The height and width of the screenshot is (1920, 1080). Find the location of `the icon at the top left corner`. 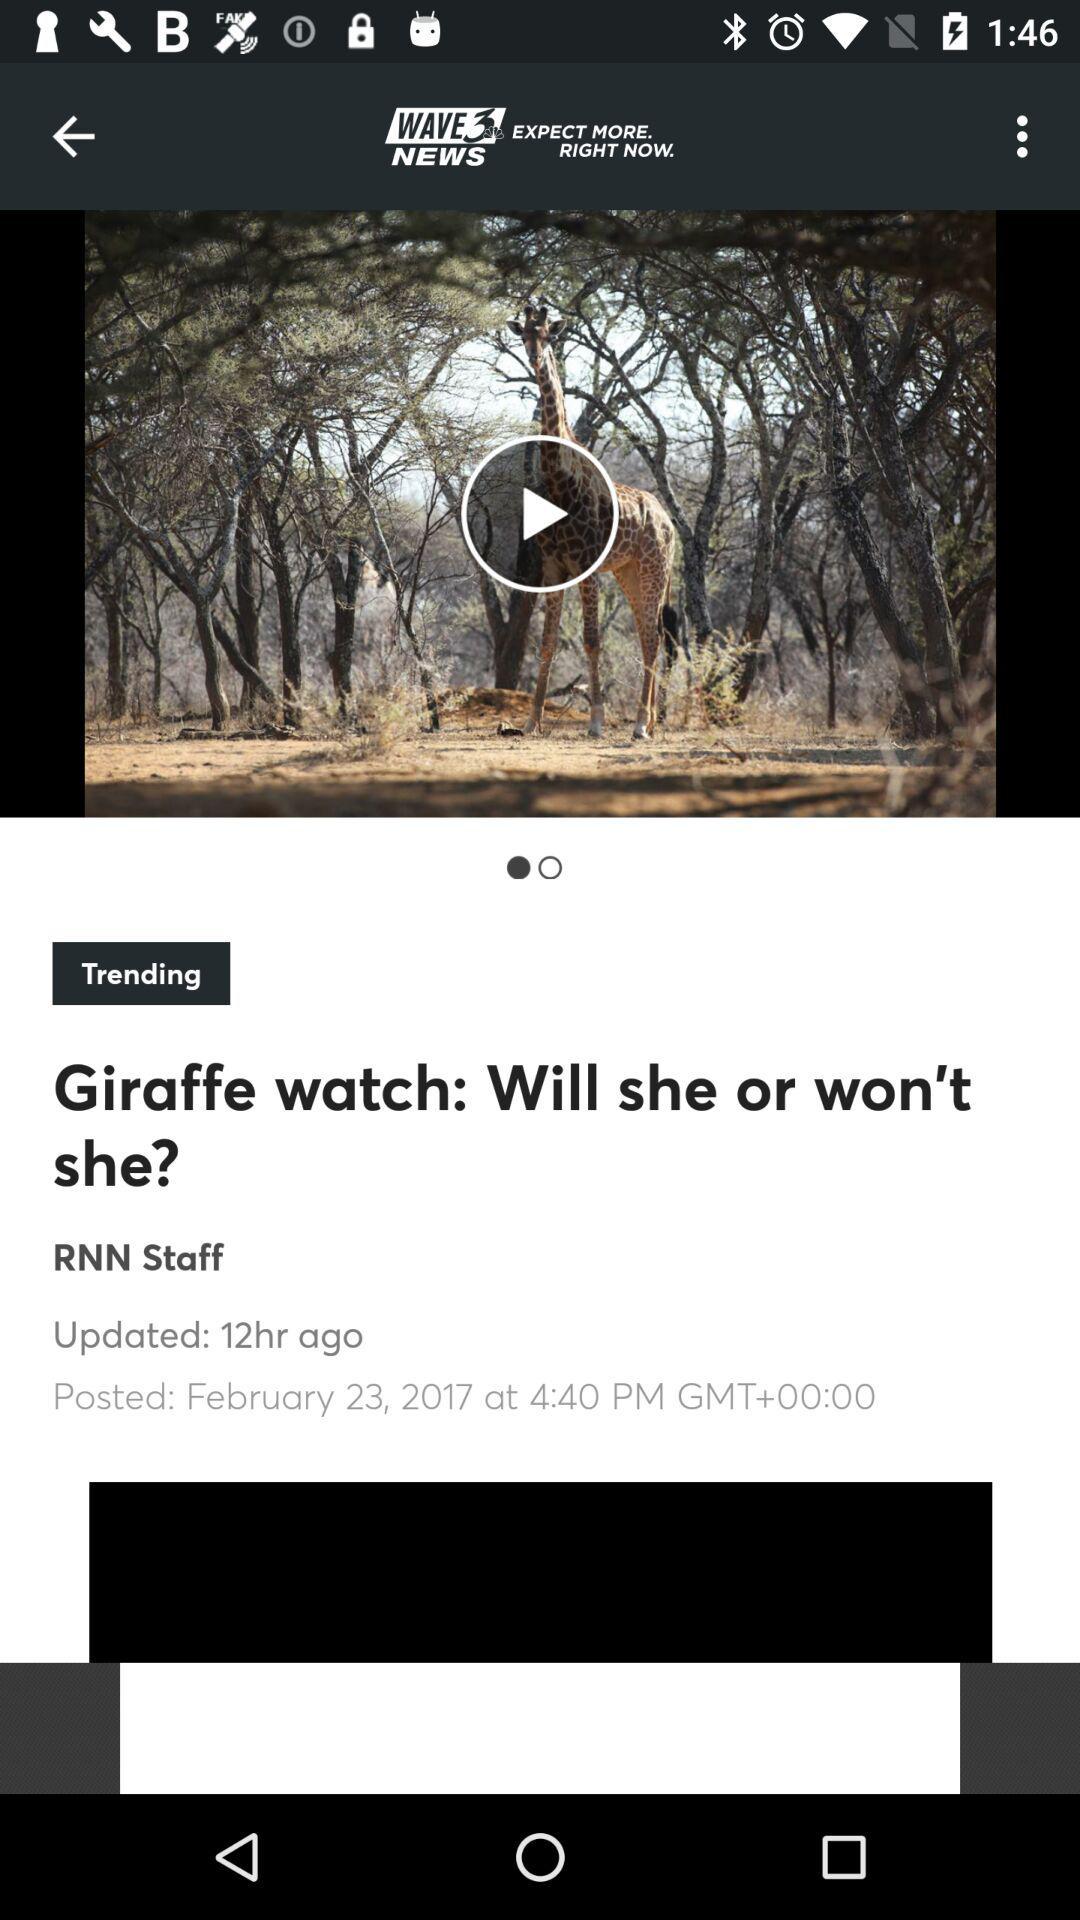

the icon at the top left corner is located at coordinates (72, 135).